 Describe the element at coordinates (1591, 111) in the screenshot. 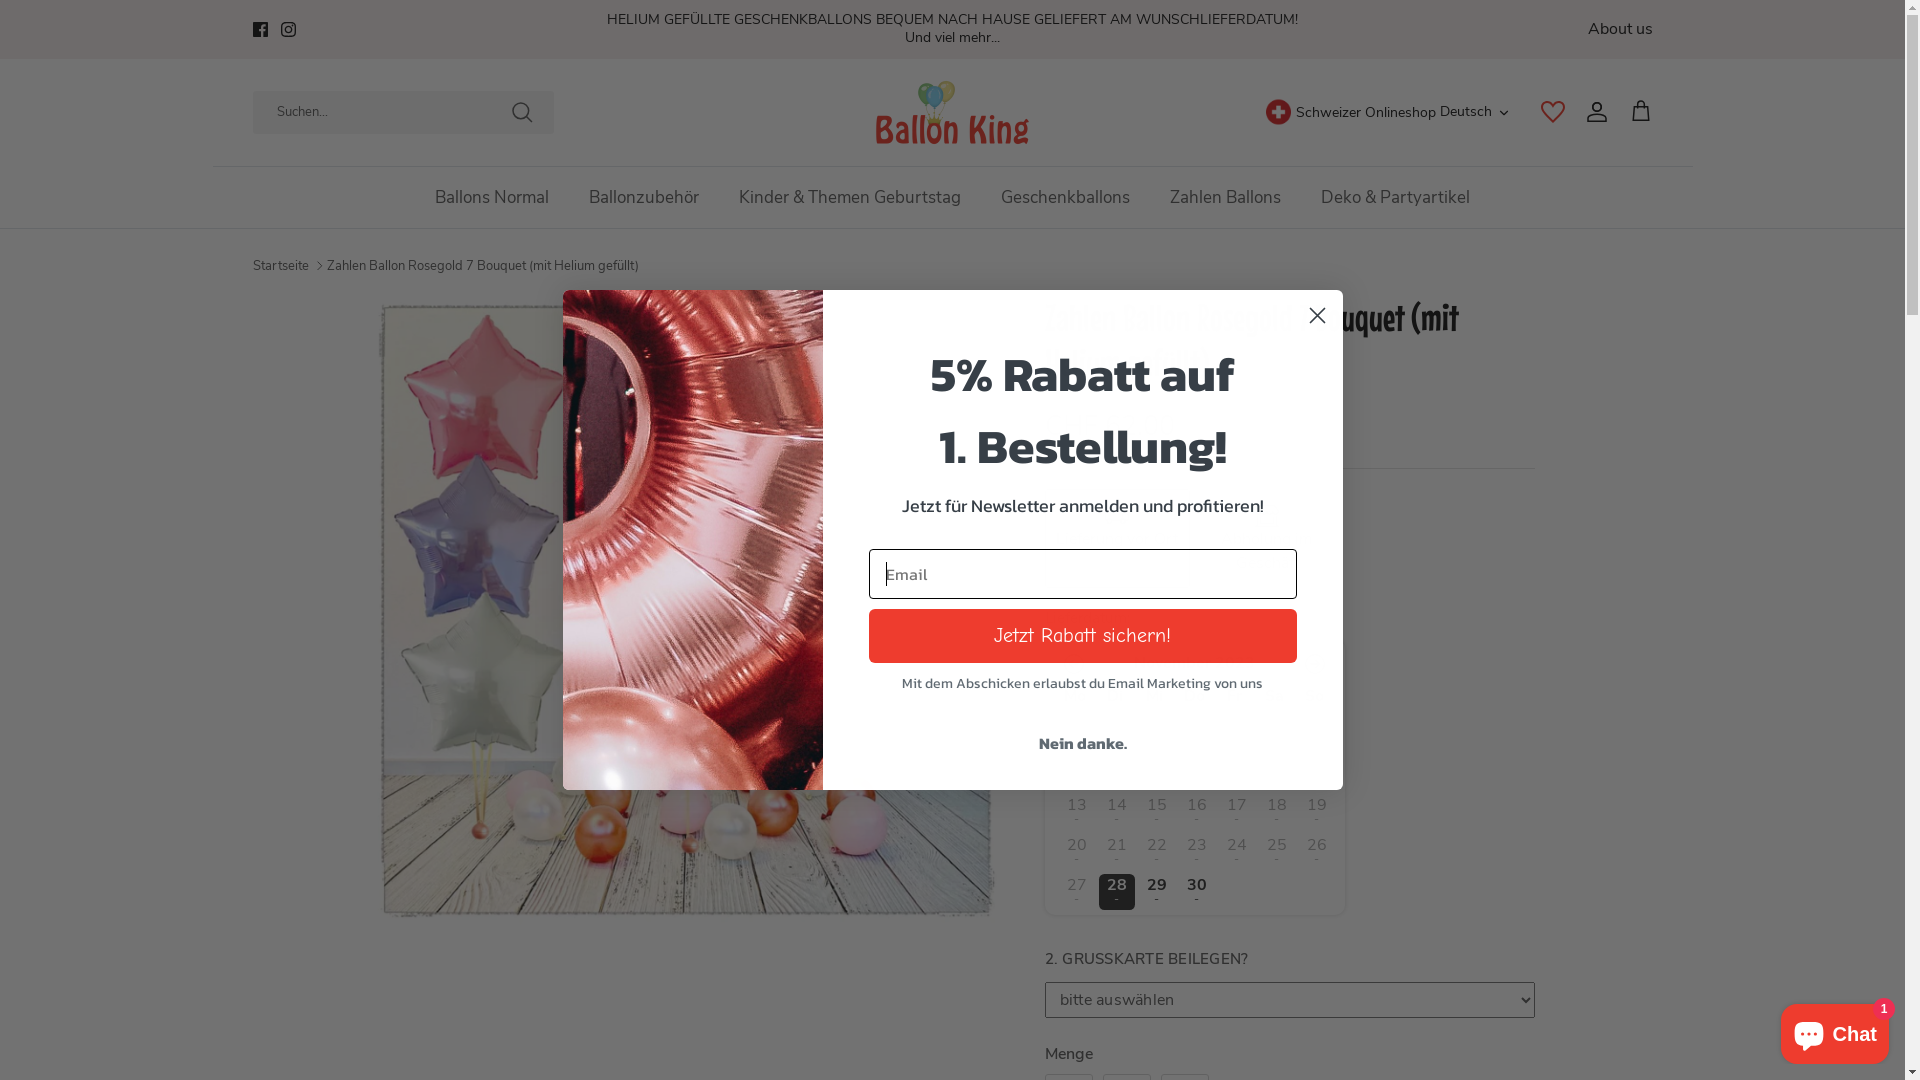

I see `'Account'` at that location.